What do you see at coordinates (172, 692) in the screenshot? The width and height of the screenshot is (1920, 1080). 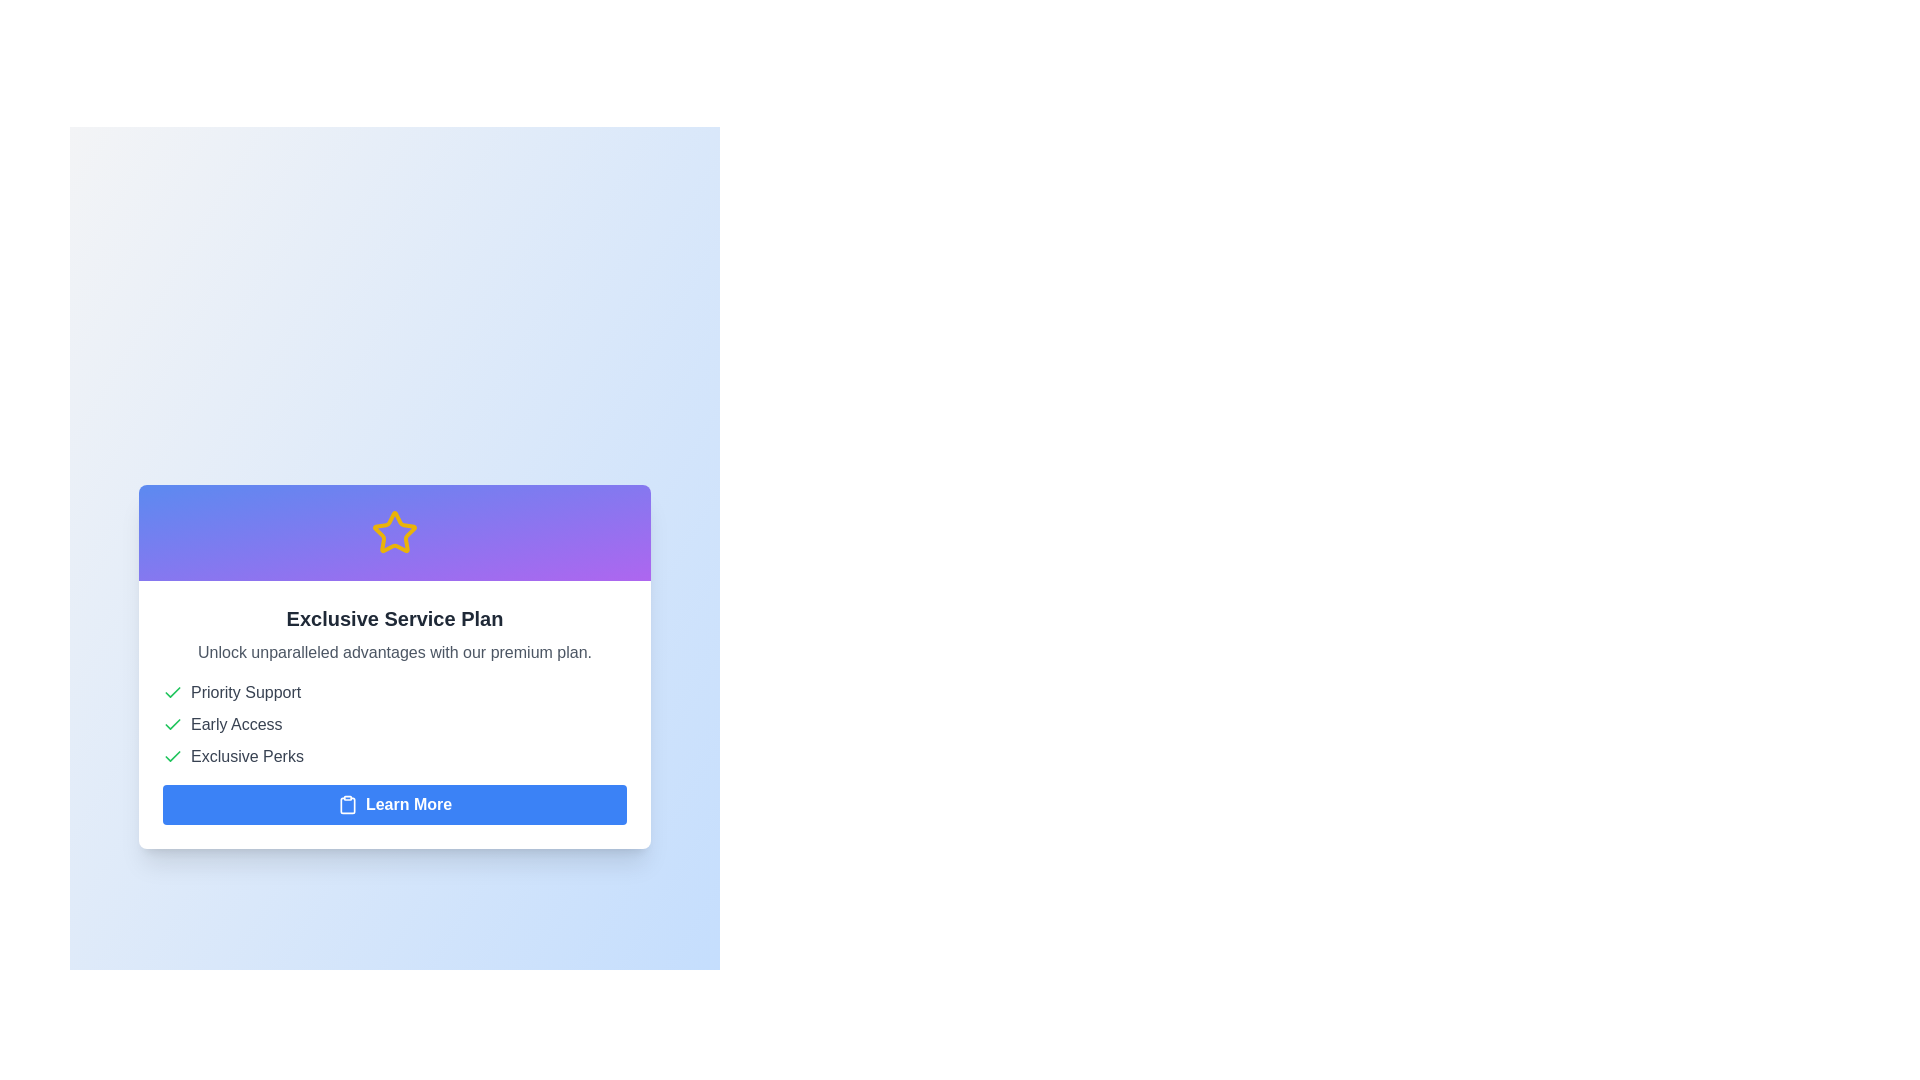 I see `the minimalistic green checkmark icon located next to the text 'Priority Support', which is the first icon in the list of features under 'Exclusive Service Plan'` at bounding box center [172, 692].